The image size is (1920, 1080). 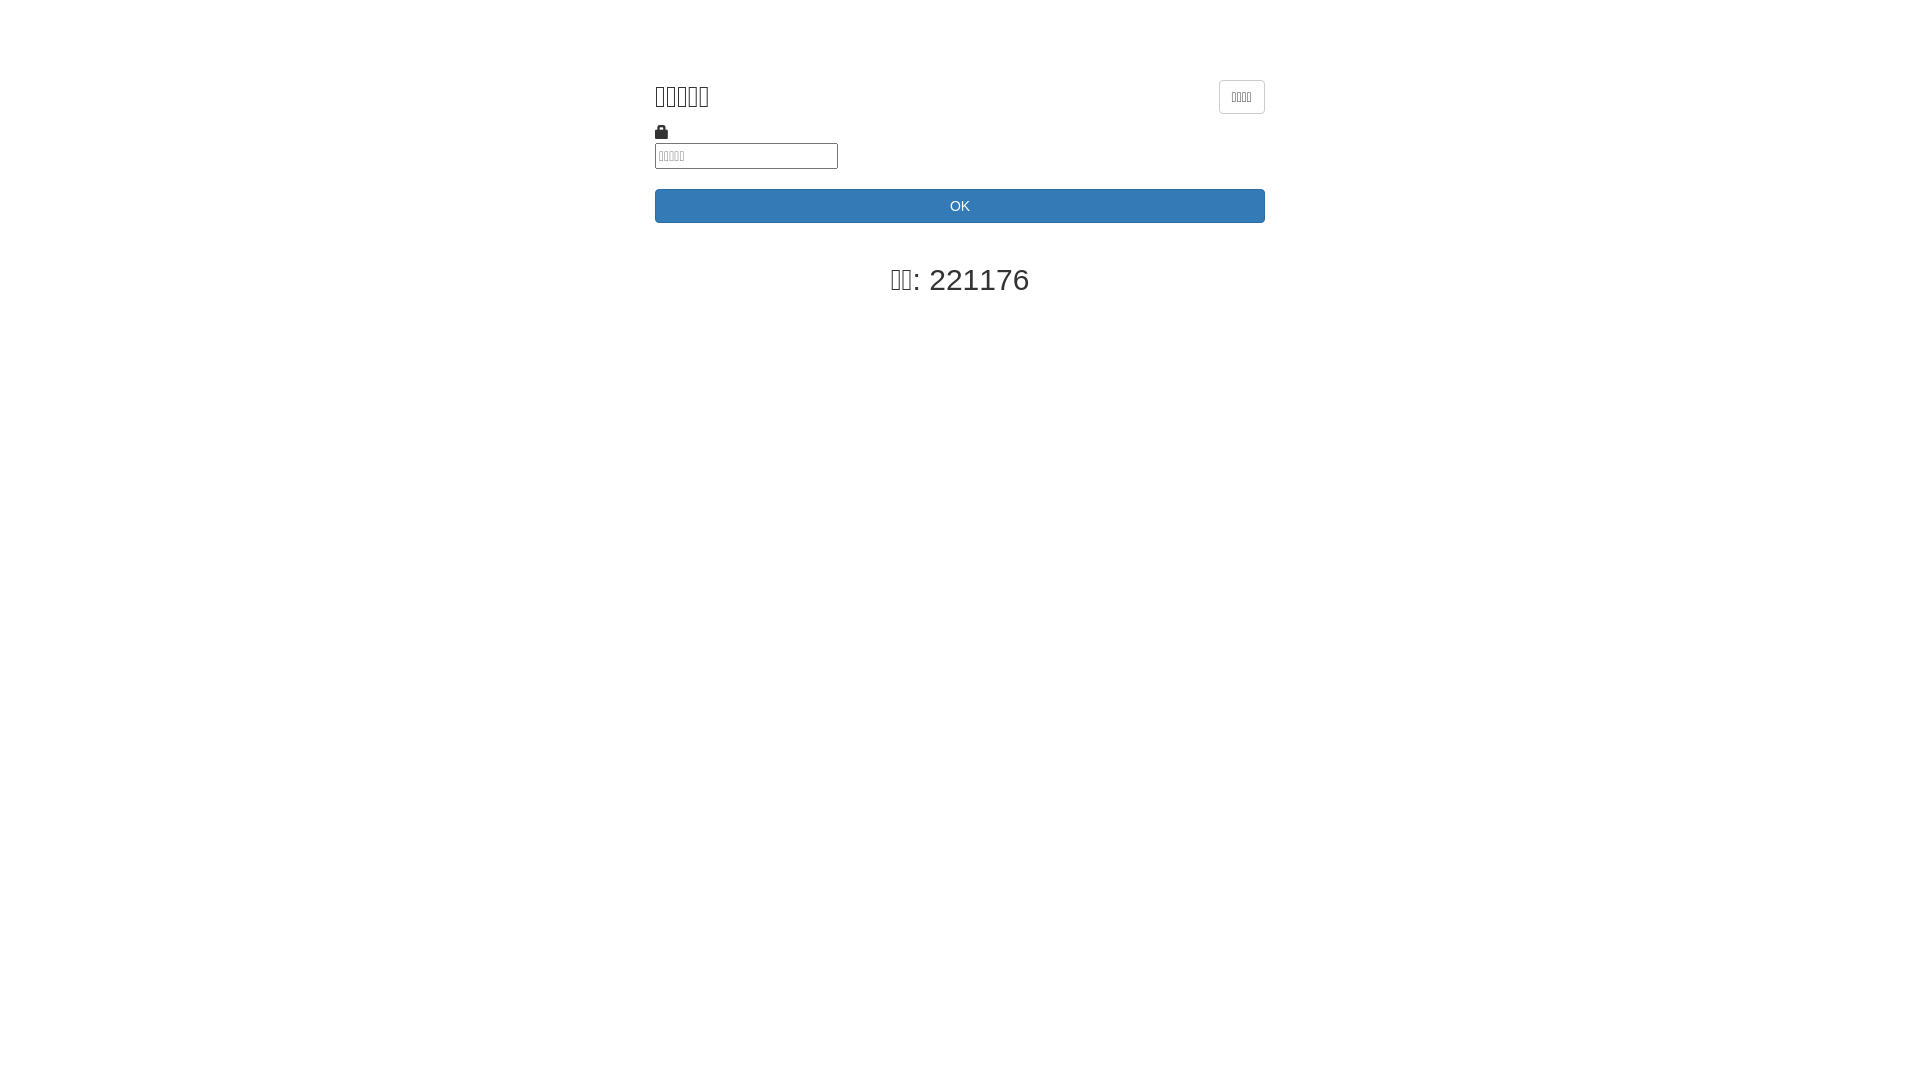 I want to click on 'OK', so click(x=960, y=205).